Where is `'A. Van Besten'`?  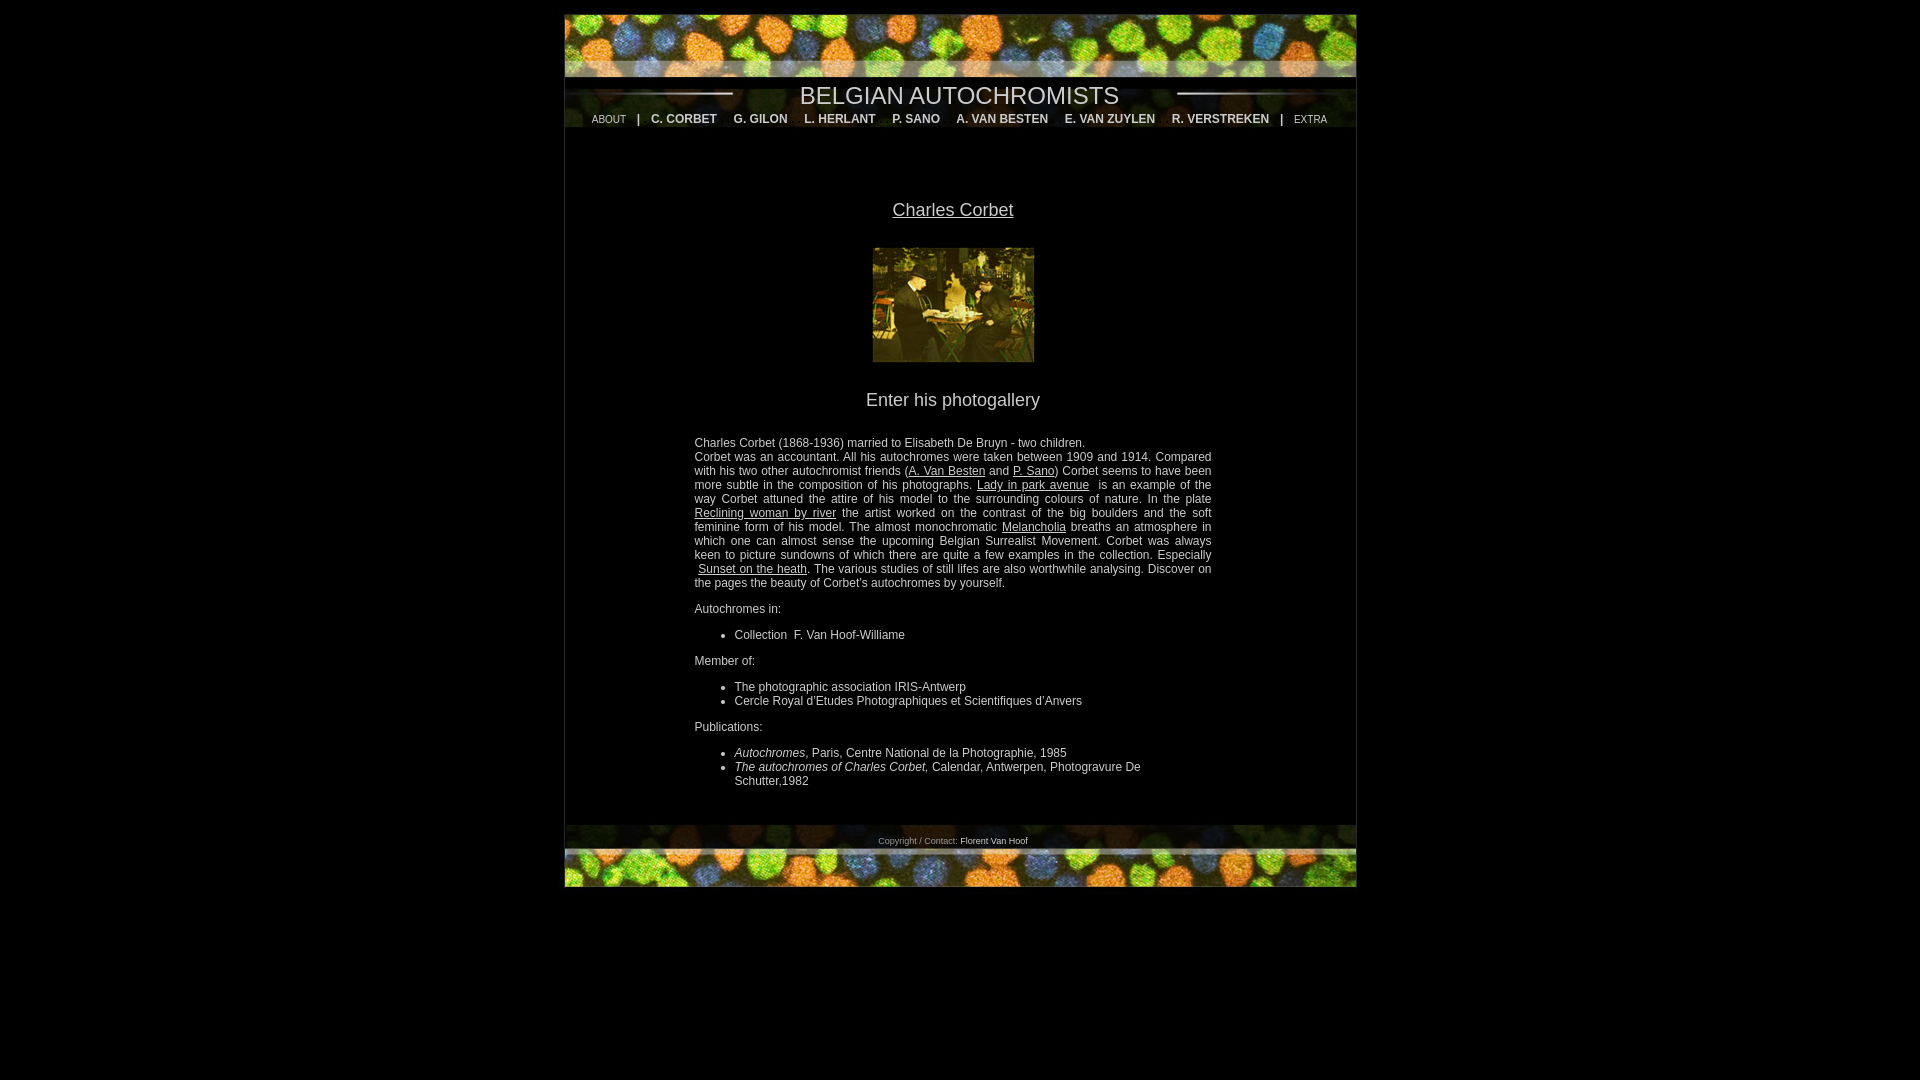 'A. Van Besten' is located at coordinates (946, 470).